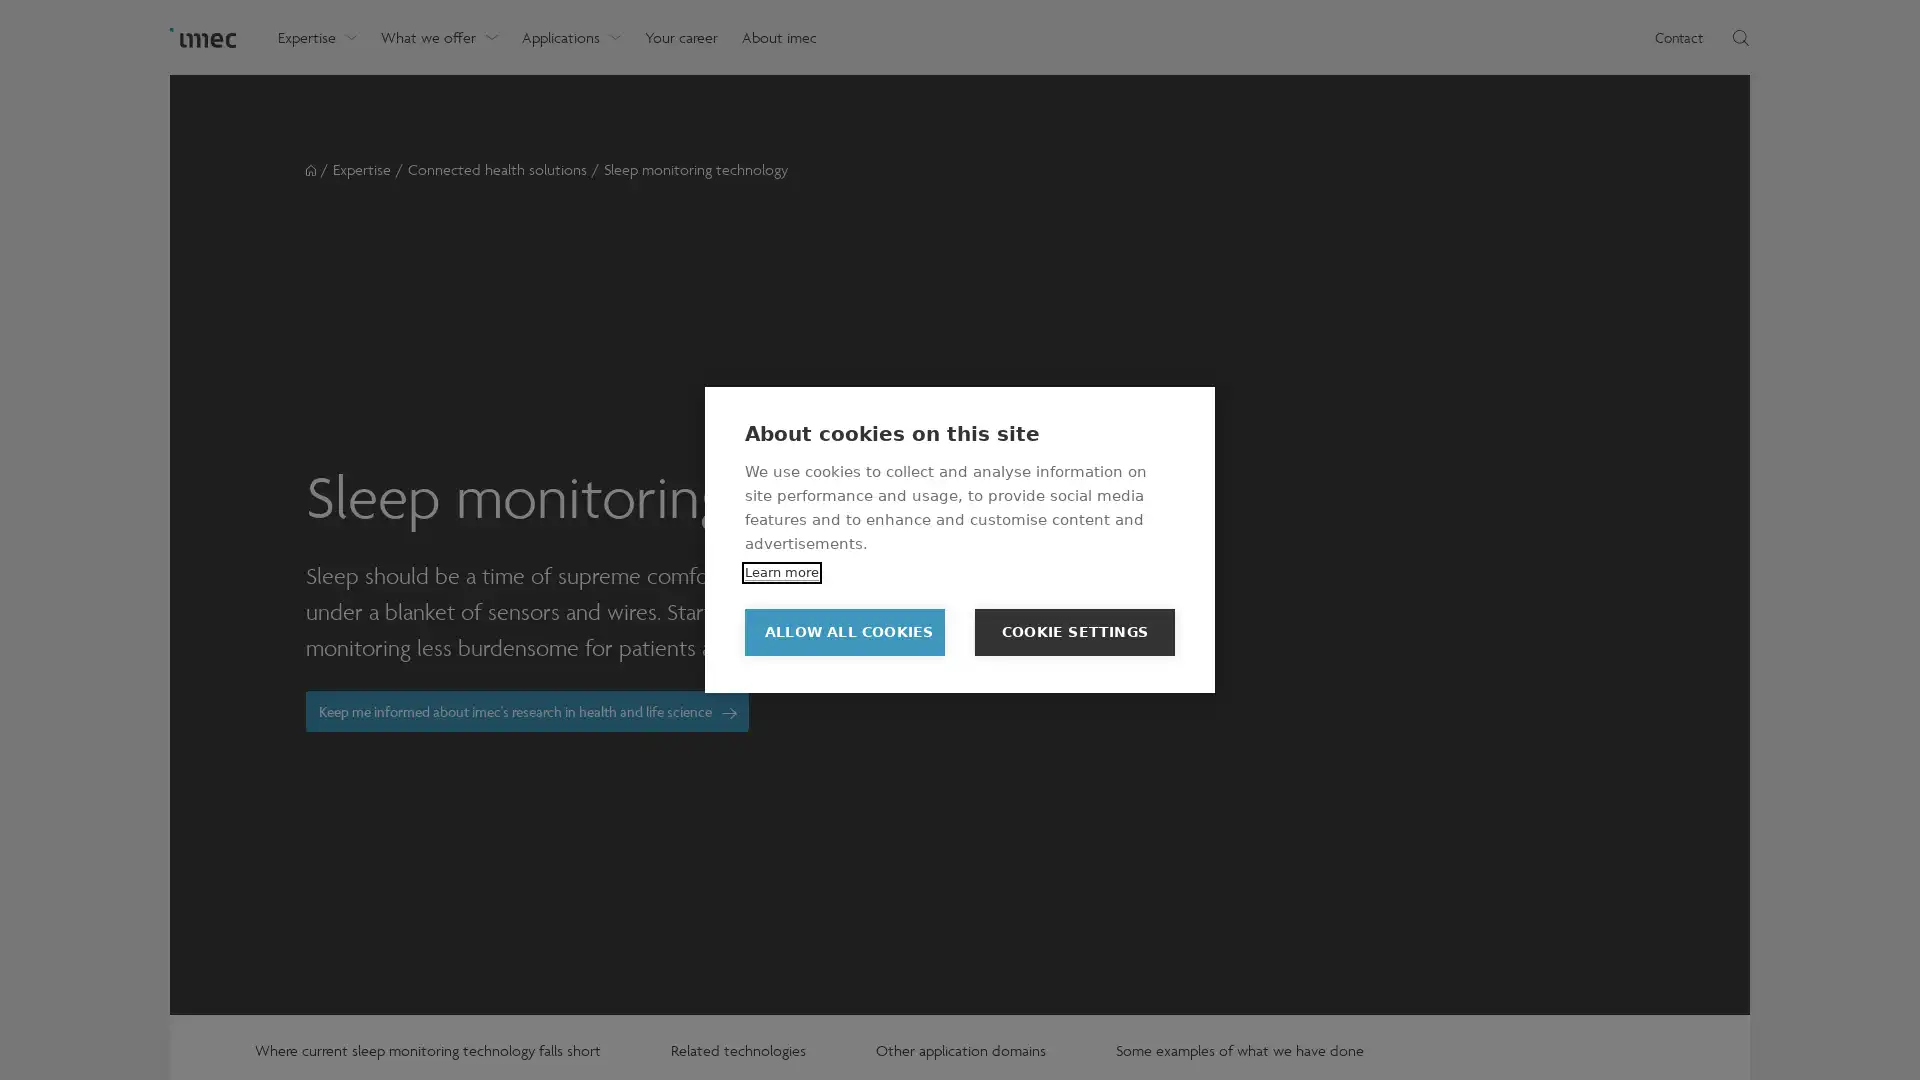  Describe the element at coordinates (1074, 632) in the screenshot. I see `COOKIE SETTINGS` at that location.